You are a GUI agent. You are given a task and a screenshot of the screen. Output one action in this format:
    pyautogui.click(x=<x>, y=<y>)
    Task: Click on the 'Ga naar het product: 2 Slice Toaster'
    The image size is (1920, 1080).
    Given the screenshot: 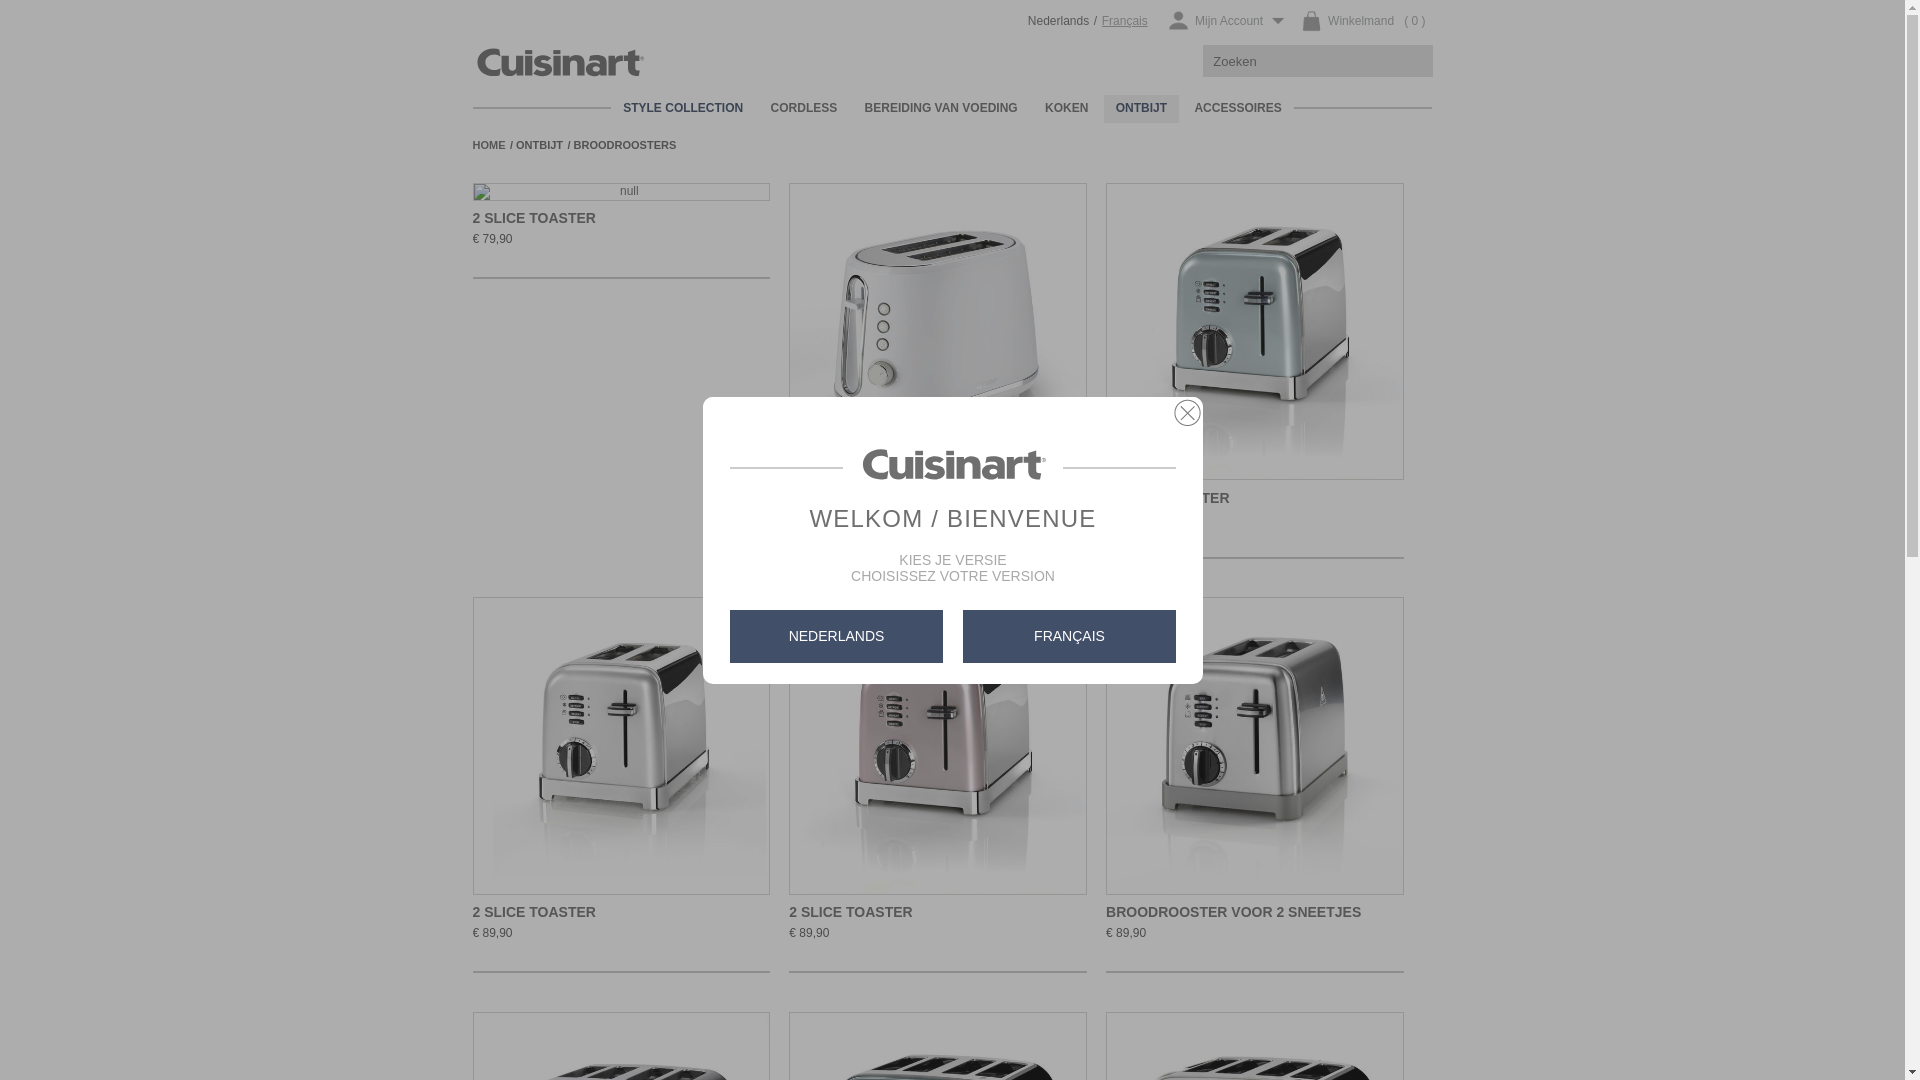 What is the action you would take?
    pyautogui.click(x=619, y=192)
    